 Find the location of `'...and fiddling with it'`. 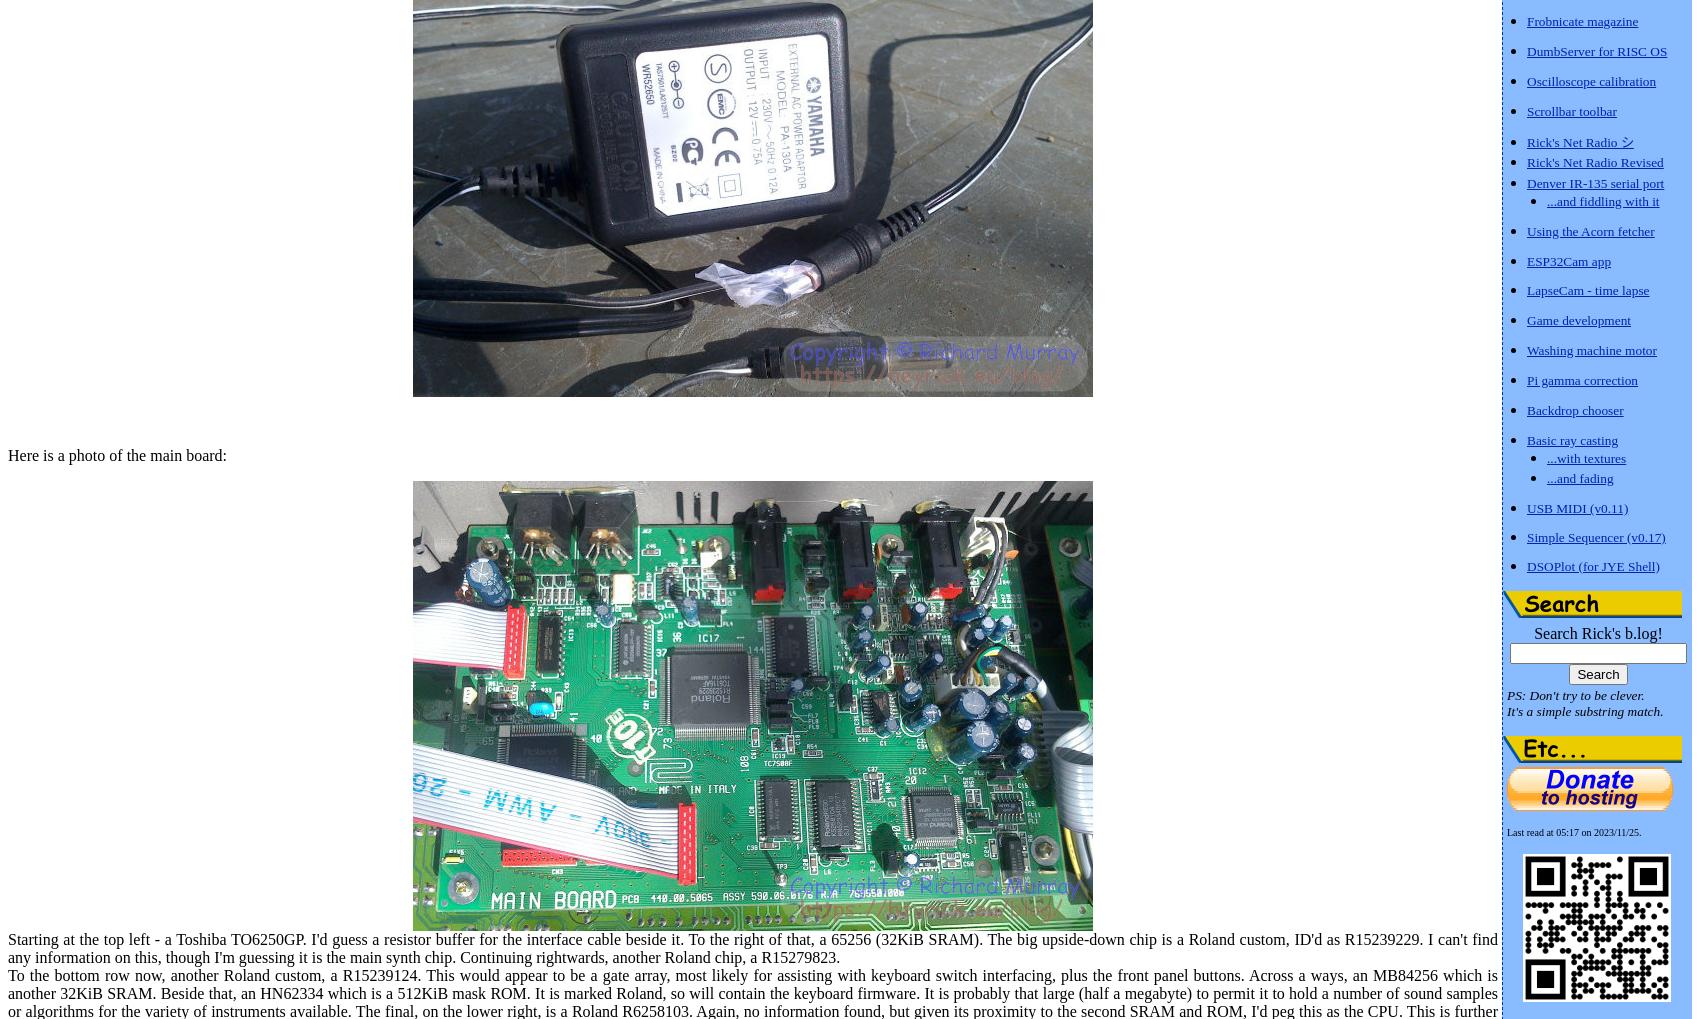

'...and fiddling with it' is located at coordinates (1601, 199).